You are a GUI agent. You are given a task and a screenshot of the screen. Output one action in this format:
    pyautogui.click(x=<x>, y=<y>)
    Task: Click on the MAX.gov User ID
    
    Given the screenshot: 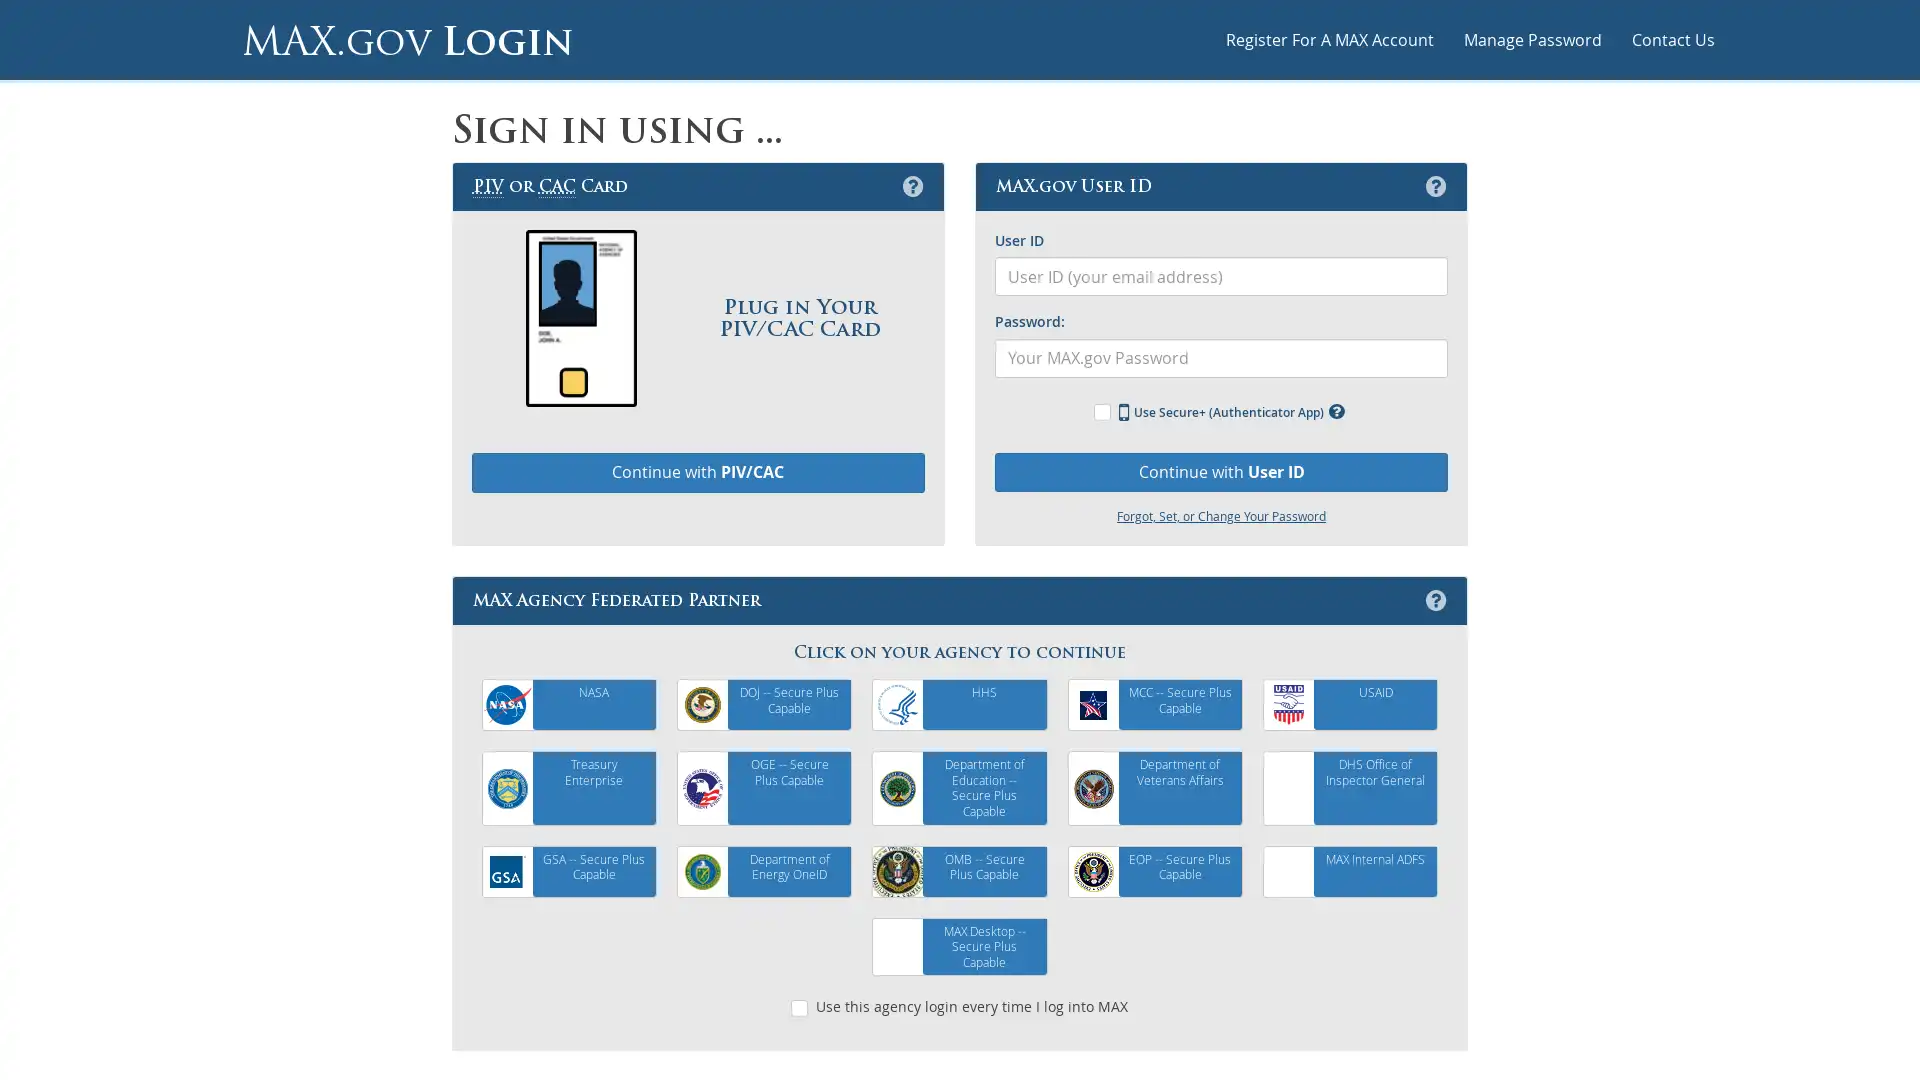 What is the action you would take?
    pyautogui.click(x=1435, y=185)
    